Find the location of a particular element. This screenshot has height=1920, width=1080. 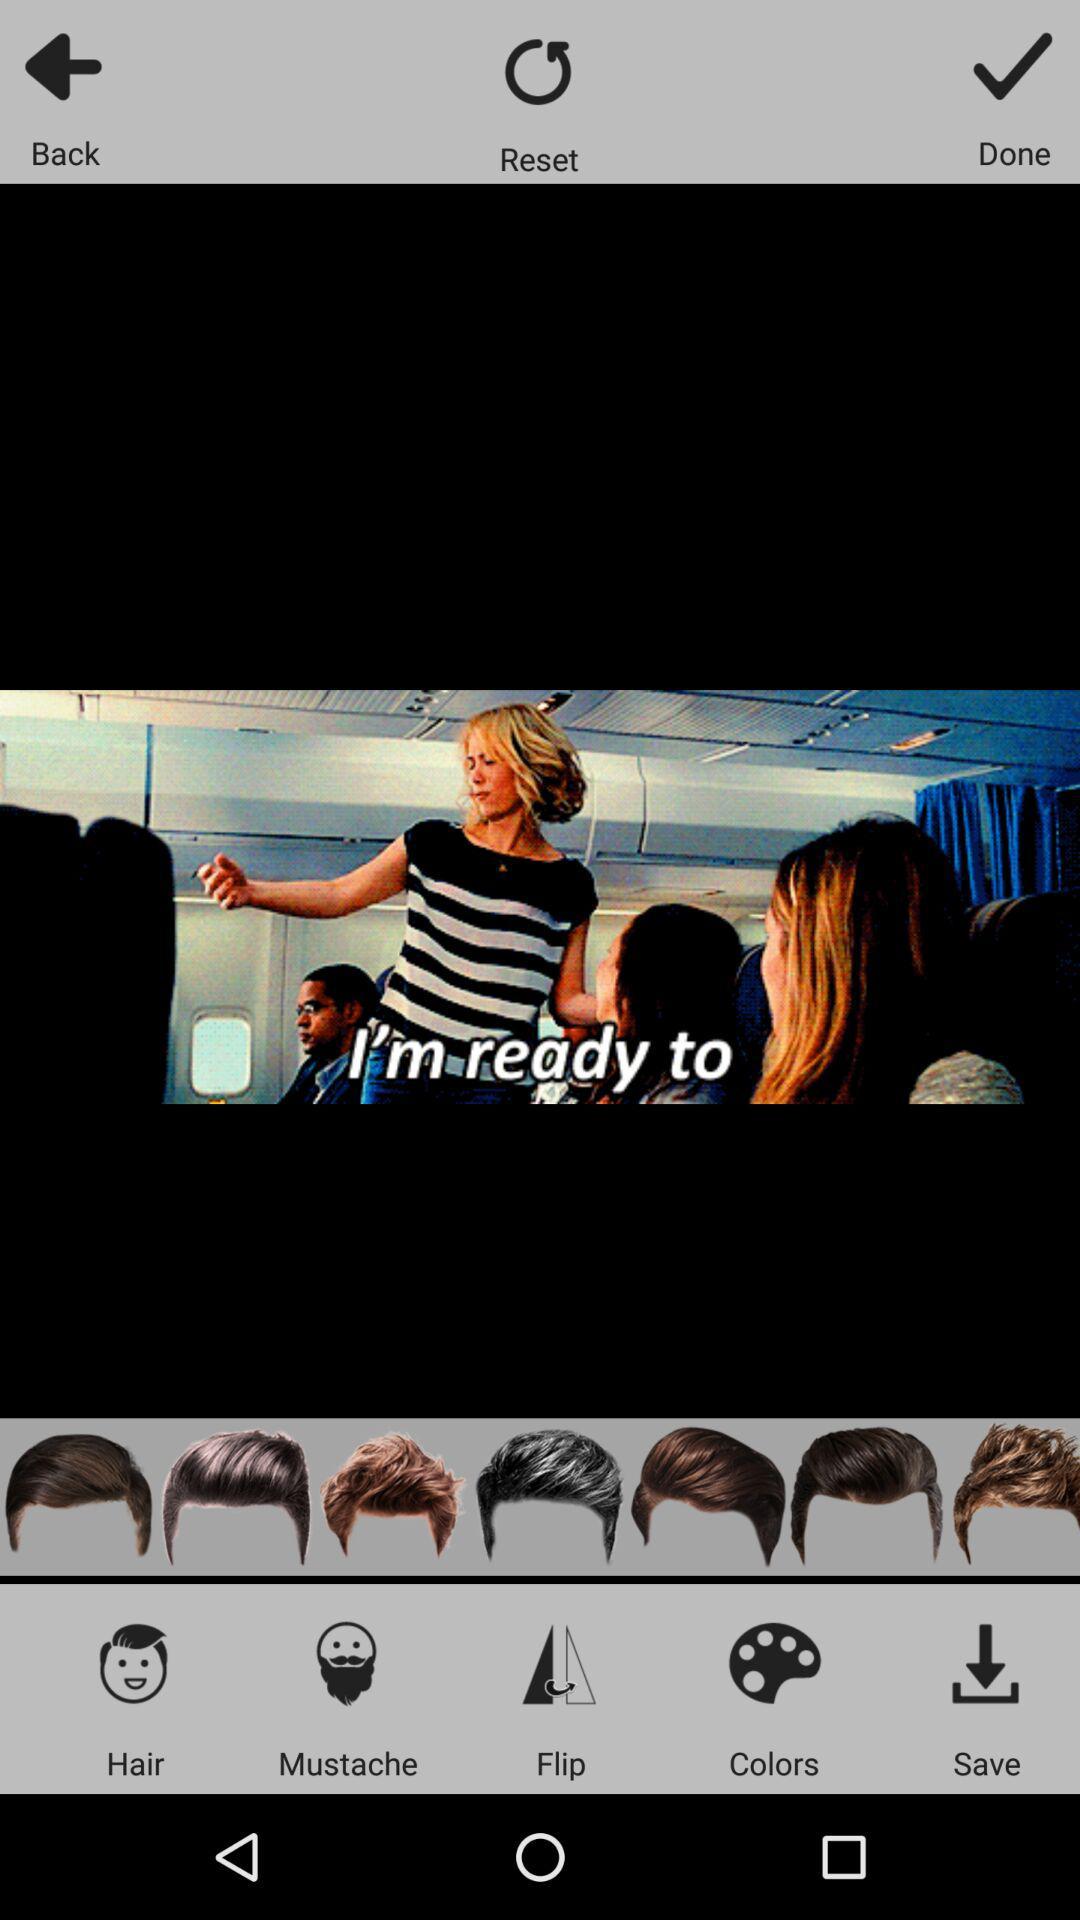

the arrow_backward icon is located at coordinates (64, 65).